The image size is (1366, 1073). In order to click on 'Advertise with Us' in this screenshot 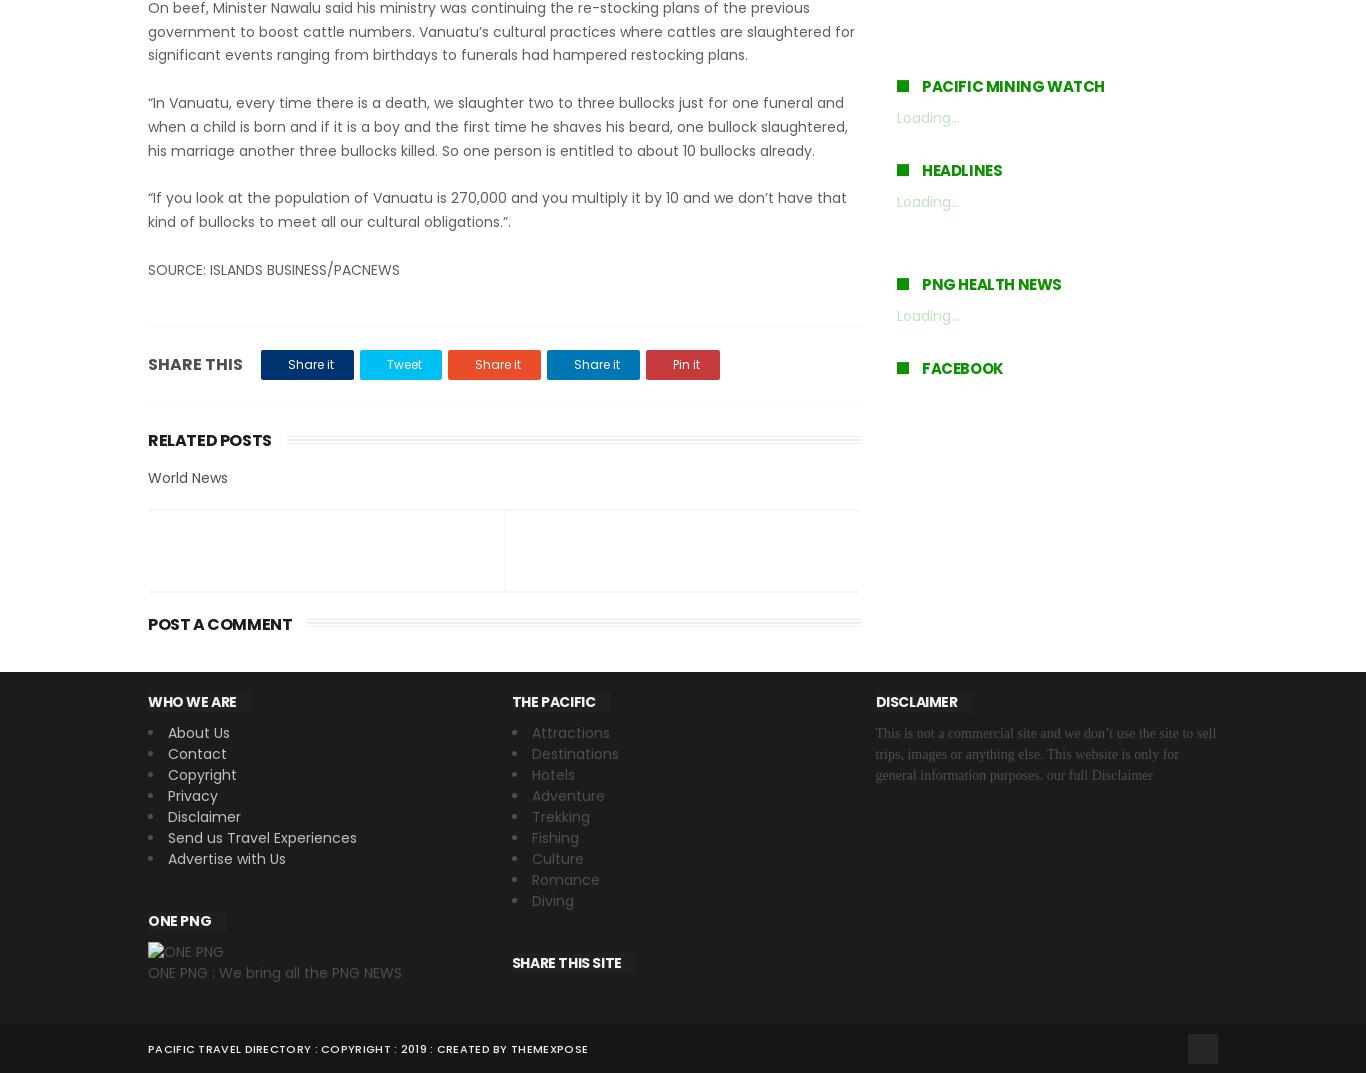, I will do `click(167, 858)`.